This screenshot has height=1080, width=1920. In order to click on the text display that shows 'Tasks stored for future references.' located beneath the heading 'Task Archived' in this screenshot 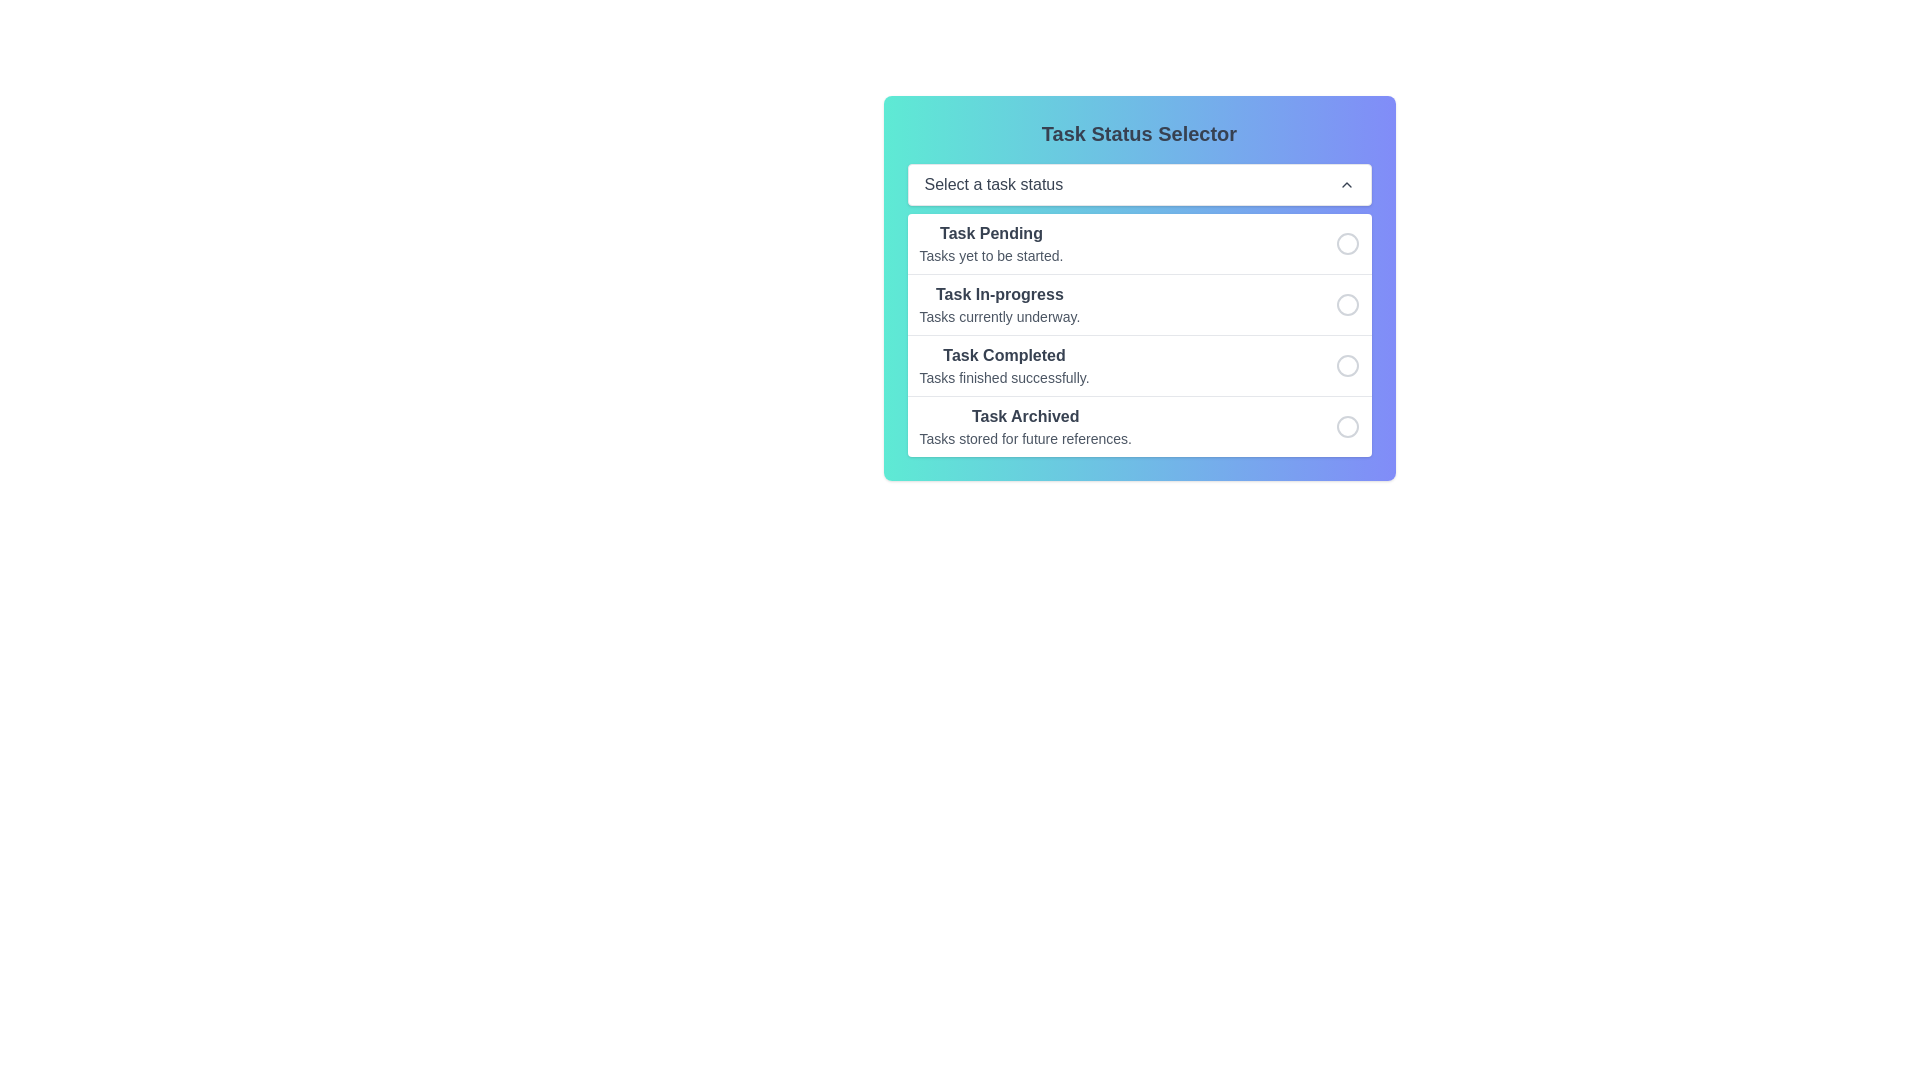, I will do `click(1025, 438)`.